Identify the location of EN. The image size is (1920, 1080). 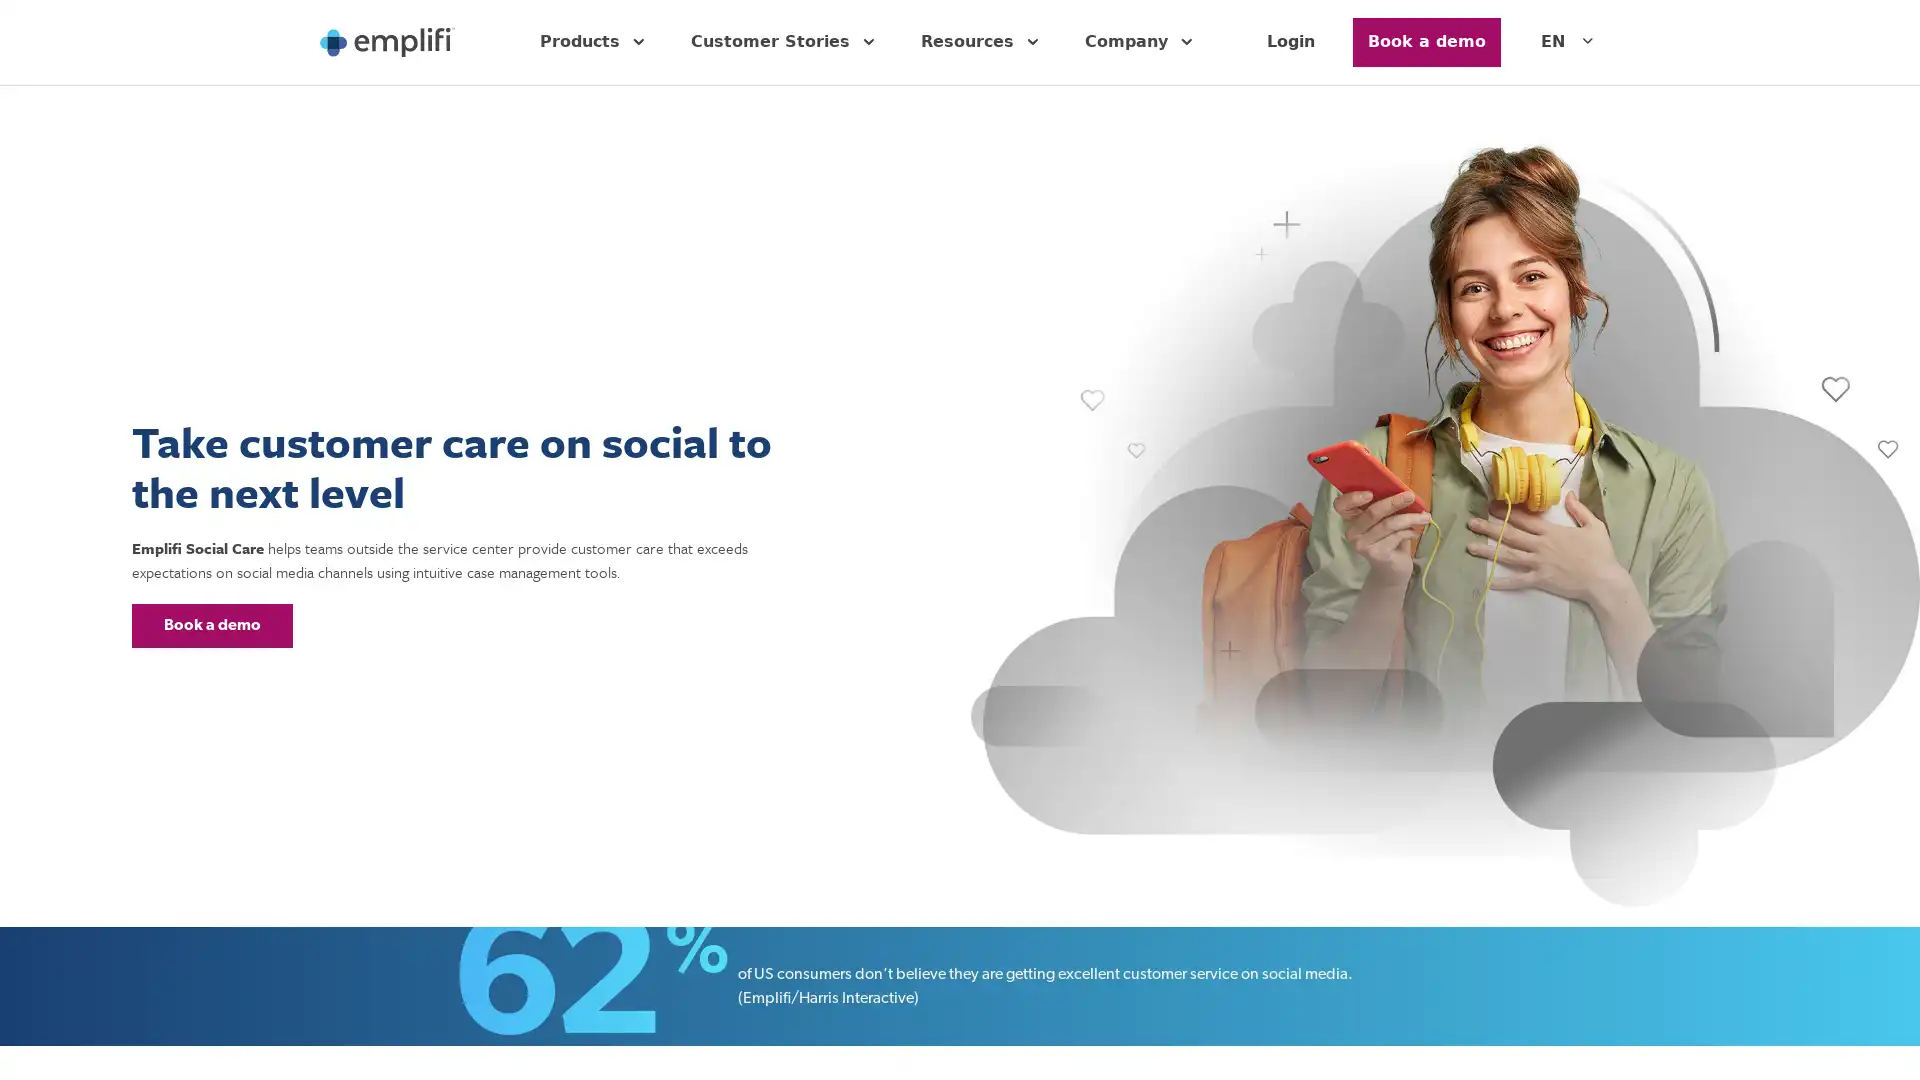
(1569, 42).